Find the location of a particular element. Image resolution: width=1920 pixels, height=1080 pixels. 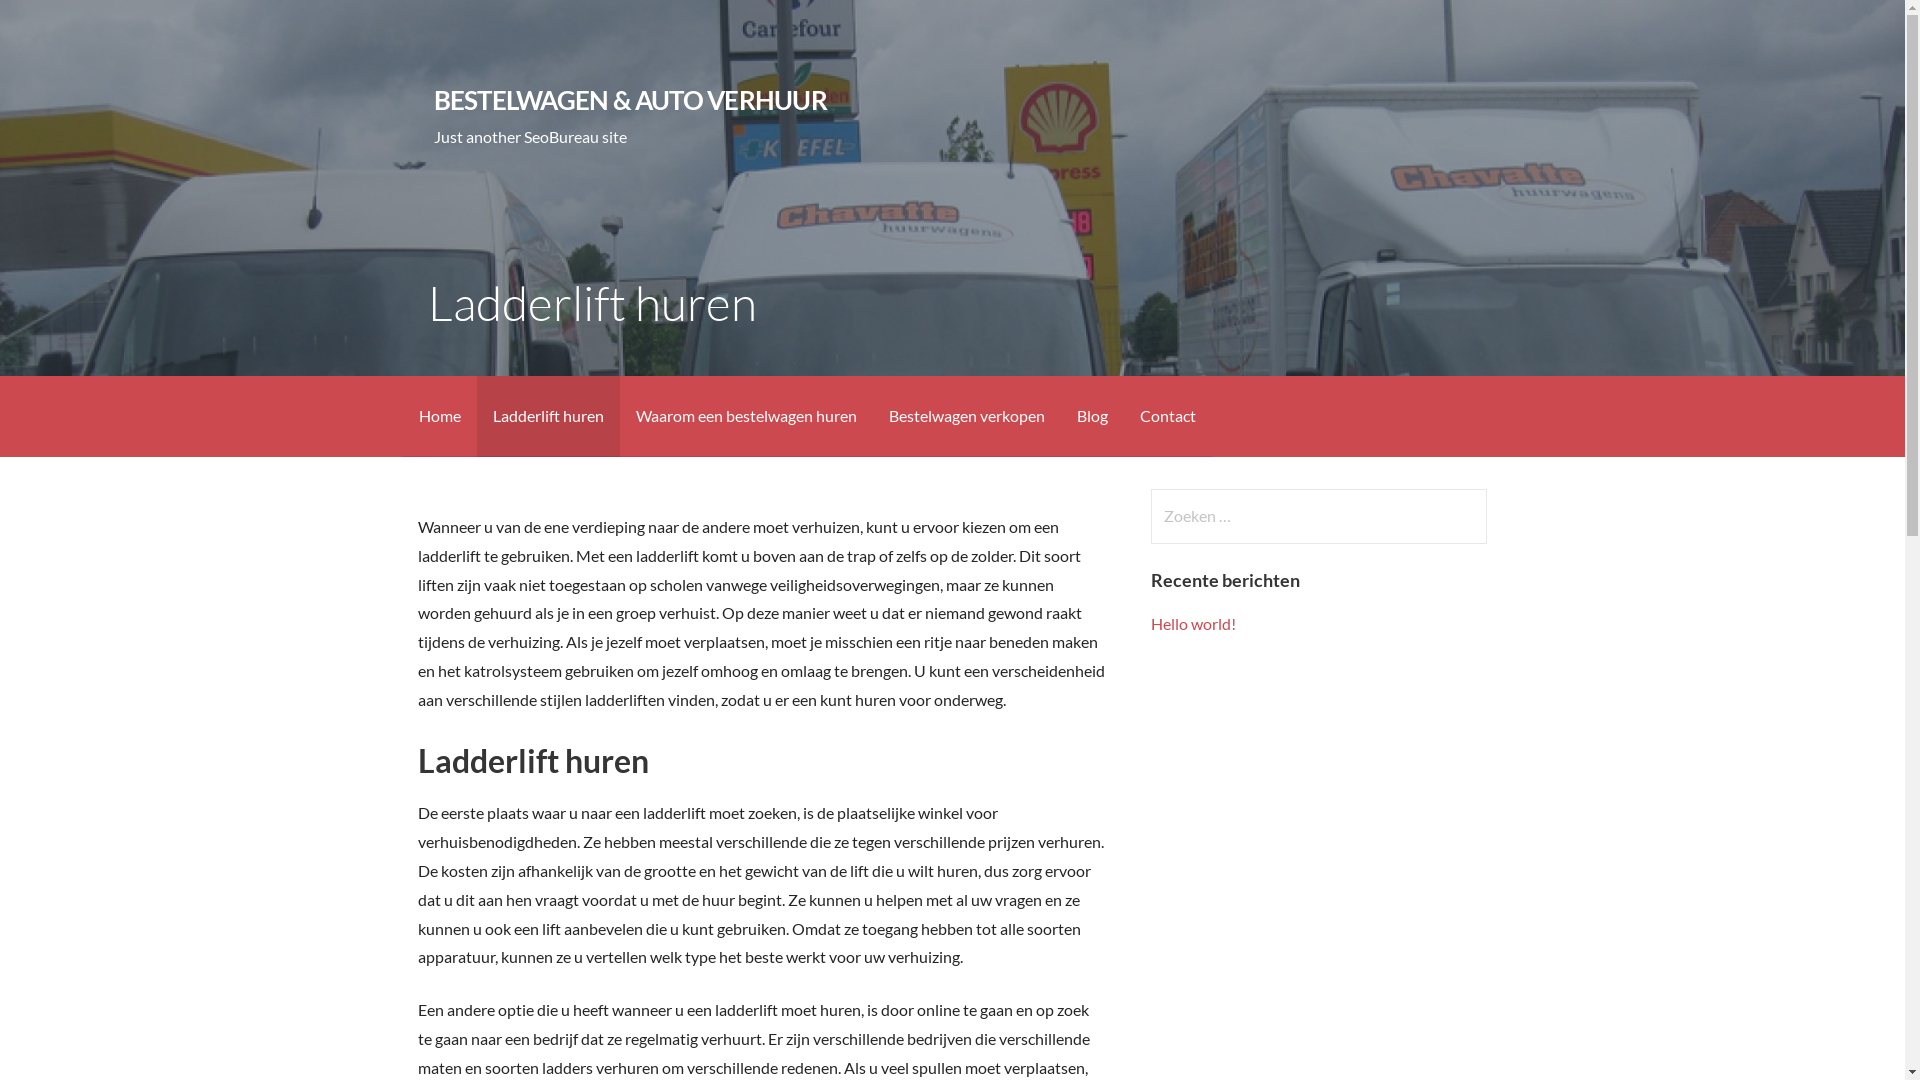

'Blog' is located at coordinates (1090, 415).